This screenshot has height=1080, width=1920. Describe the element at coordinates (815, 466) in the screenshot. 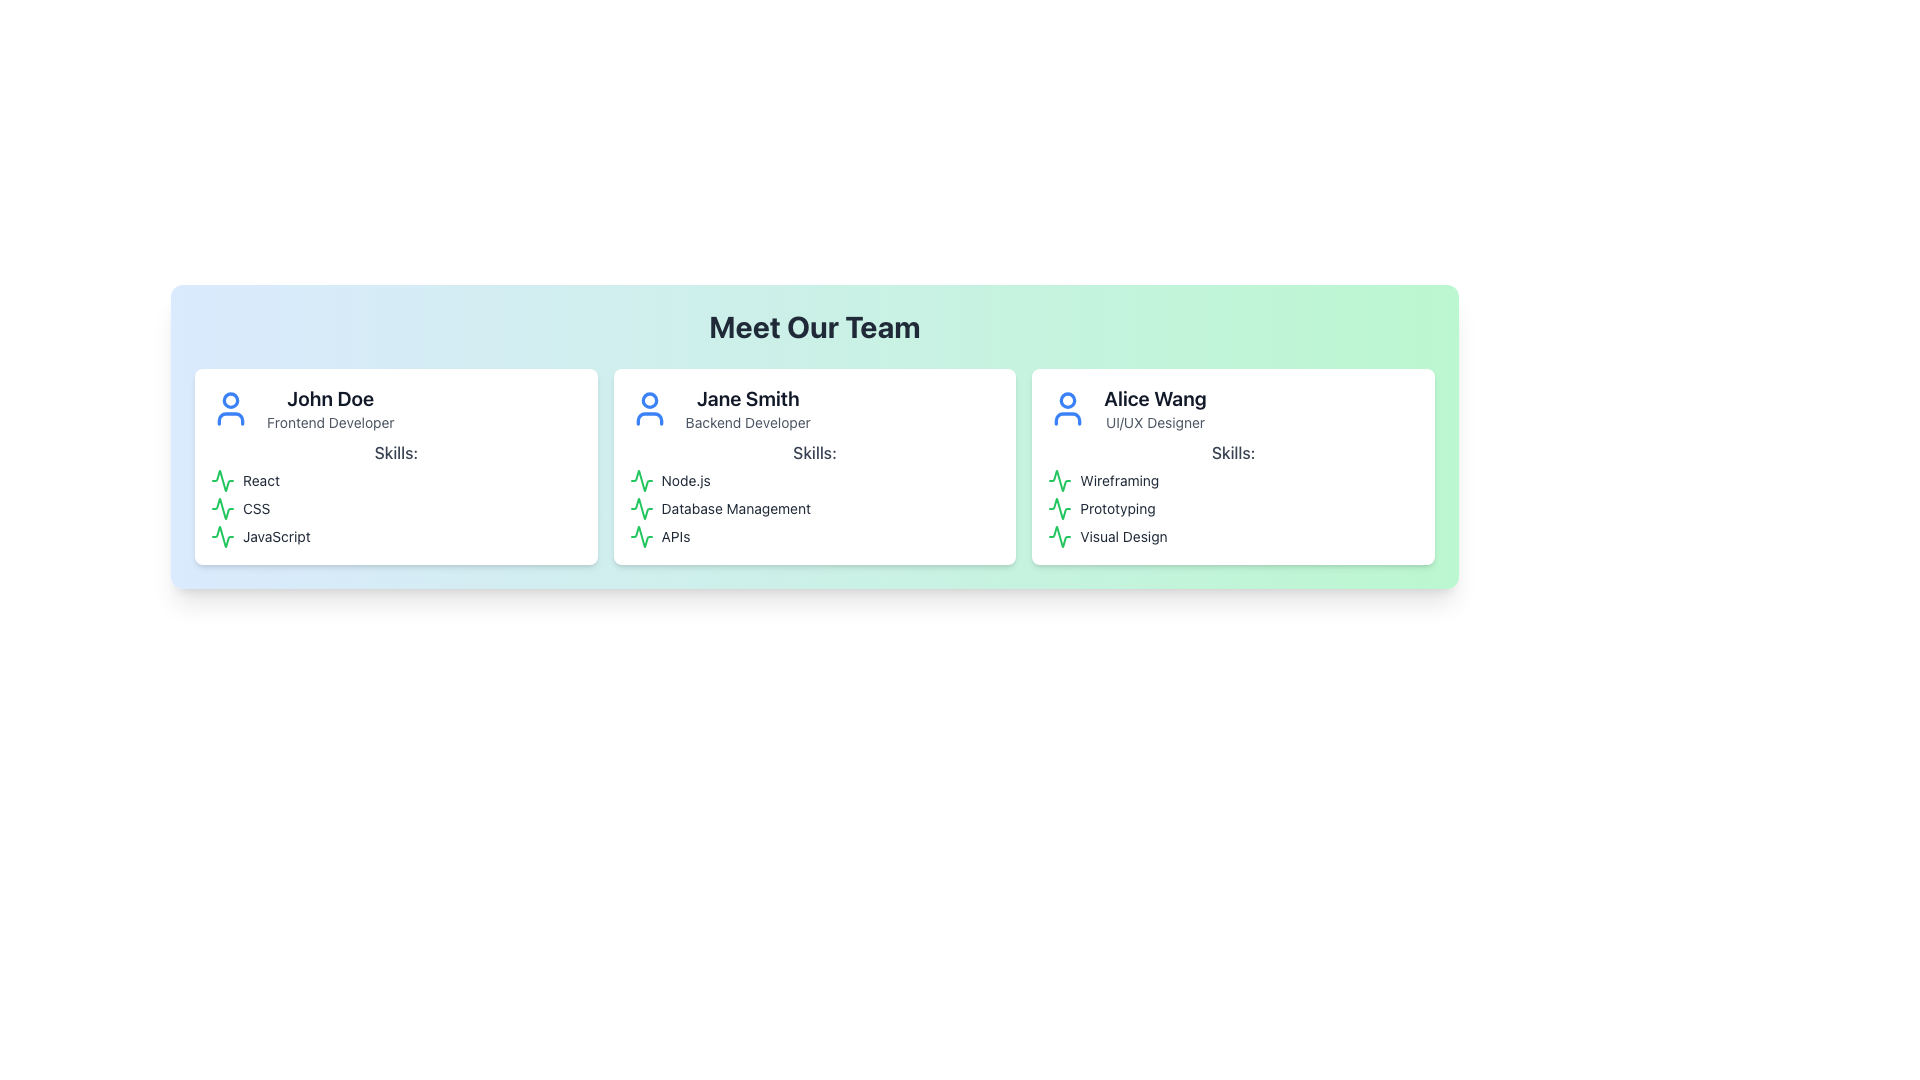

I see `the Informational Card displaying 'Jane Smith'` at that location.